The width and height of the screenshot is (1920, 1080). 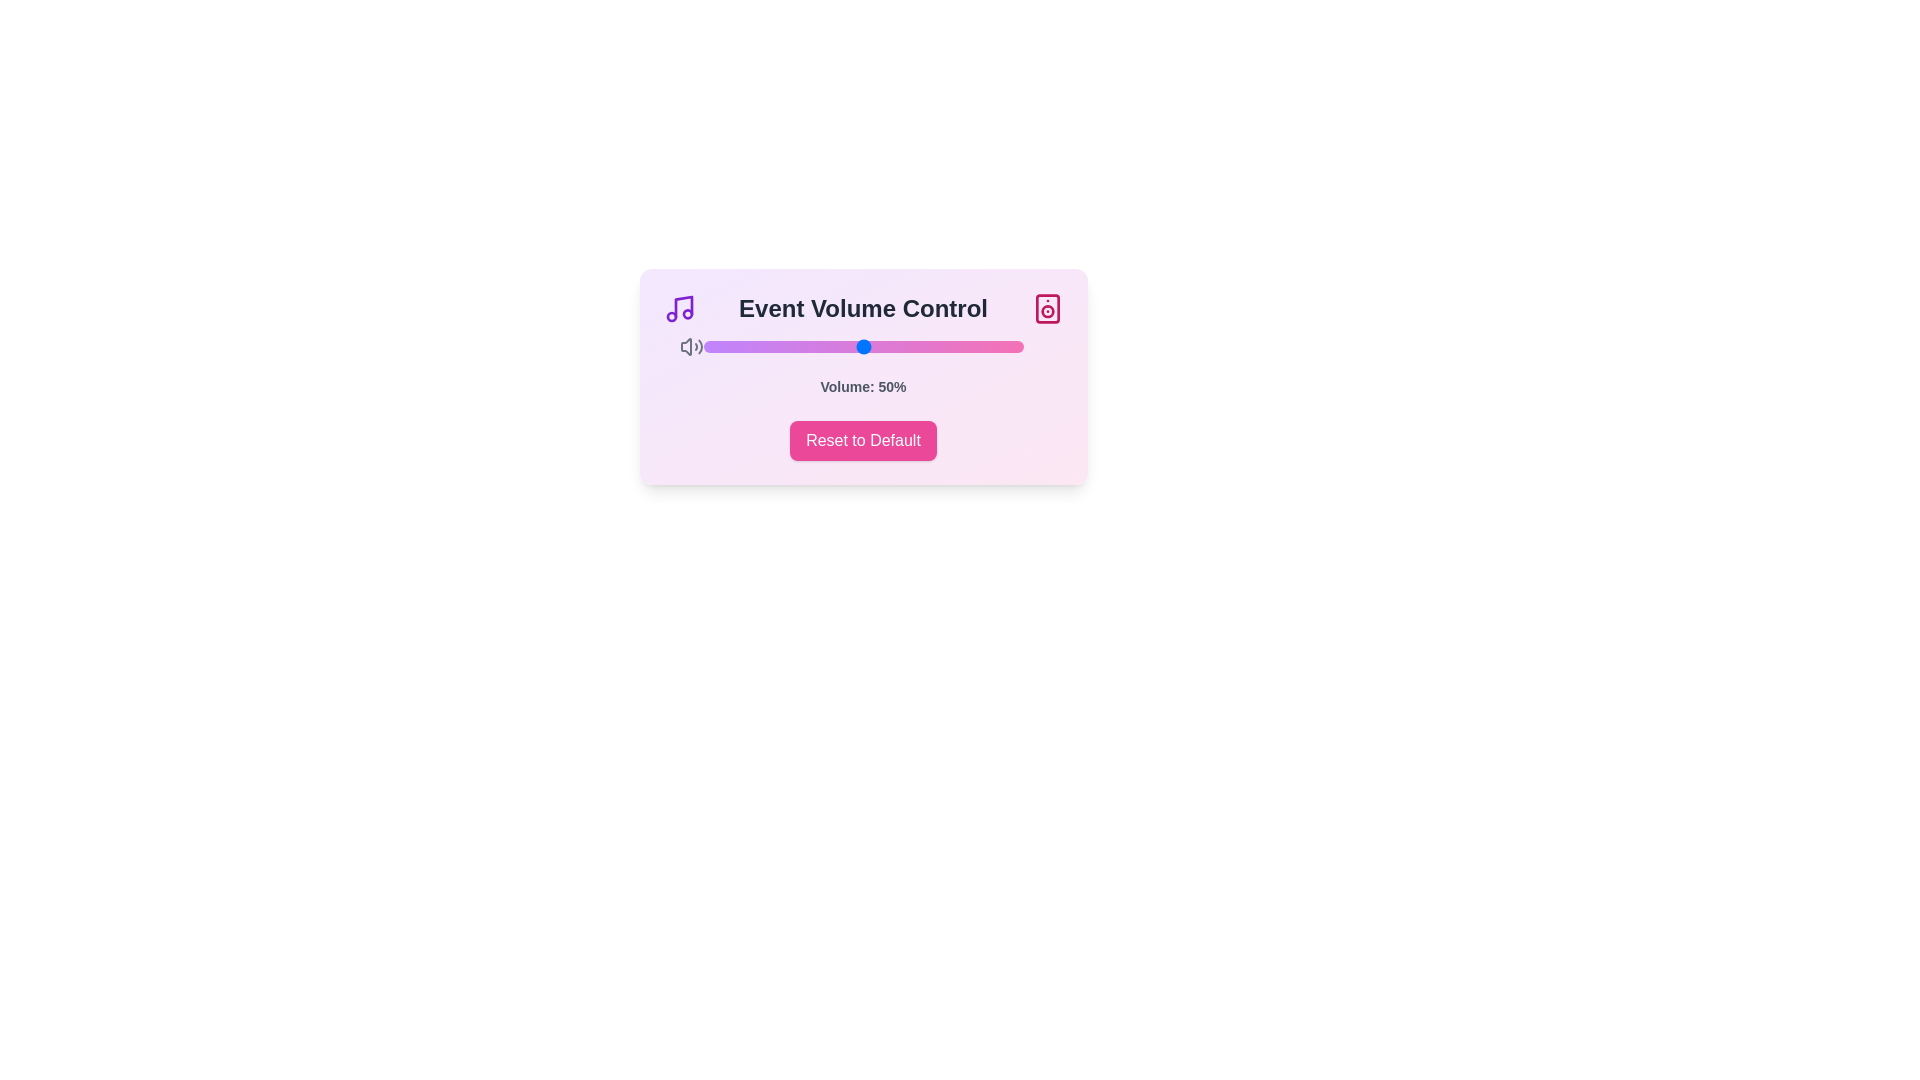 What do you see at coordinates (863, 439) in the screenshot?
I see `'Reset to Default' button to reset the volume to 50%` at bounding box center [863, 439].